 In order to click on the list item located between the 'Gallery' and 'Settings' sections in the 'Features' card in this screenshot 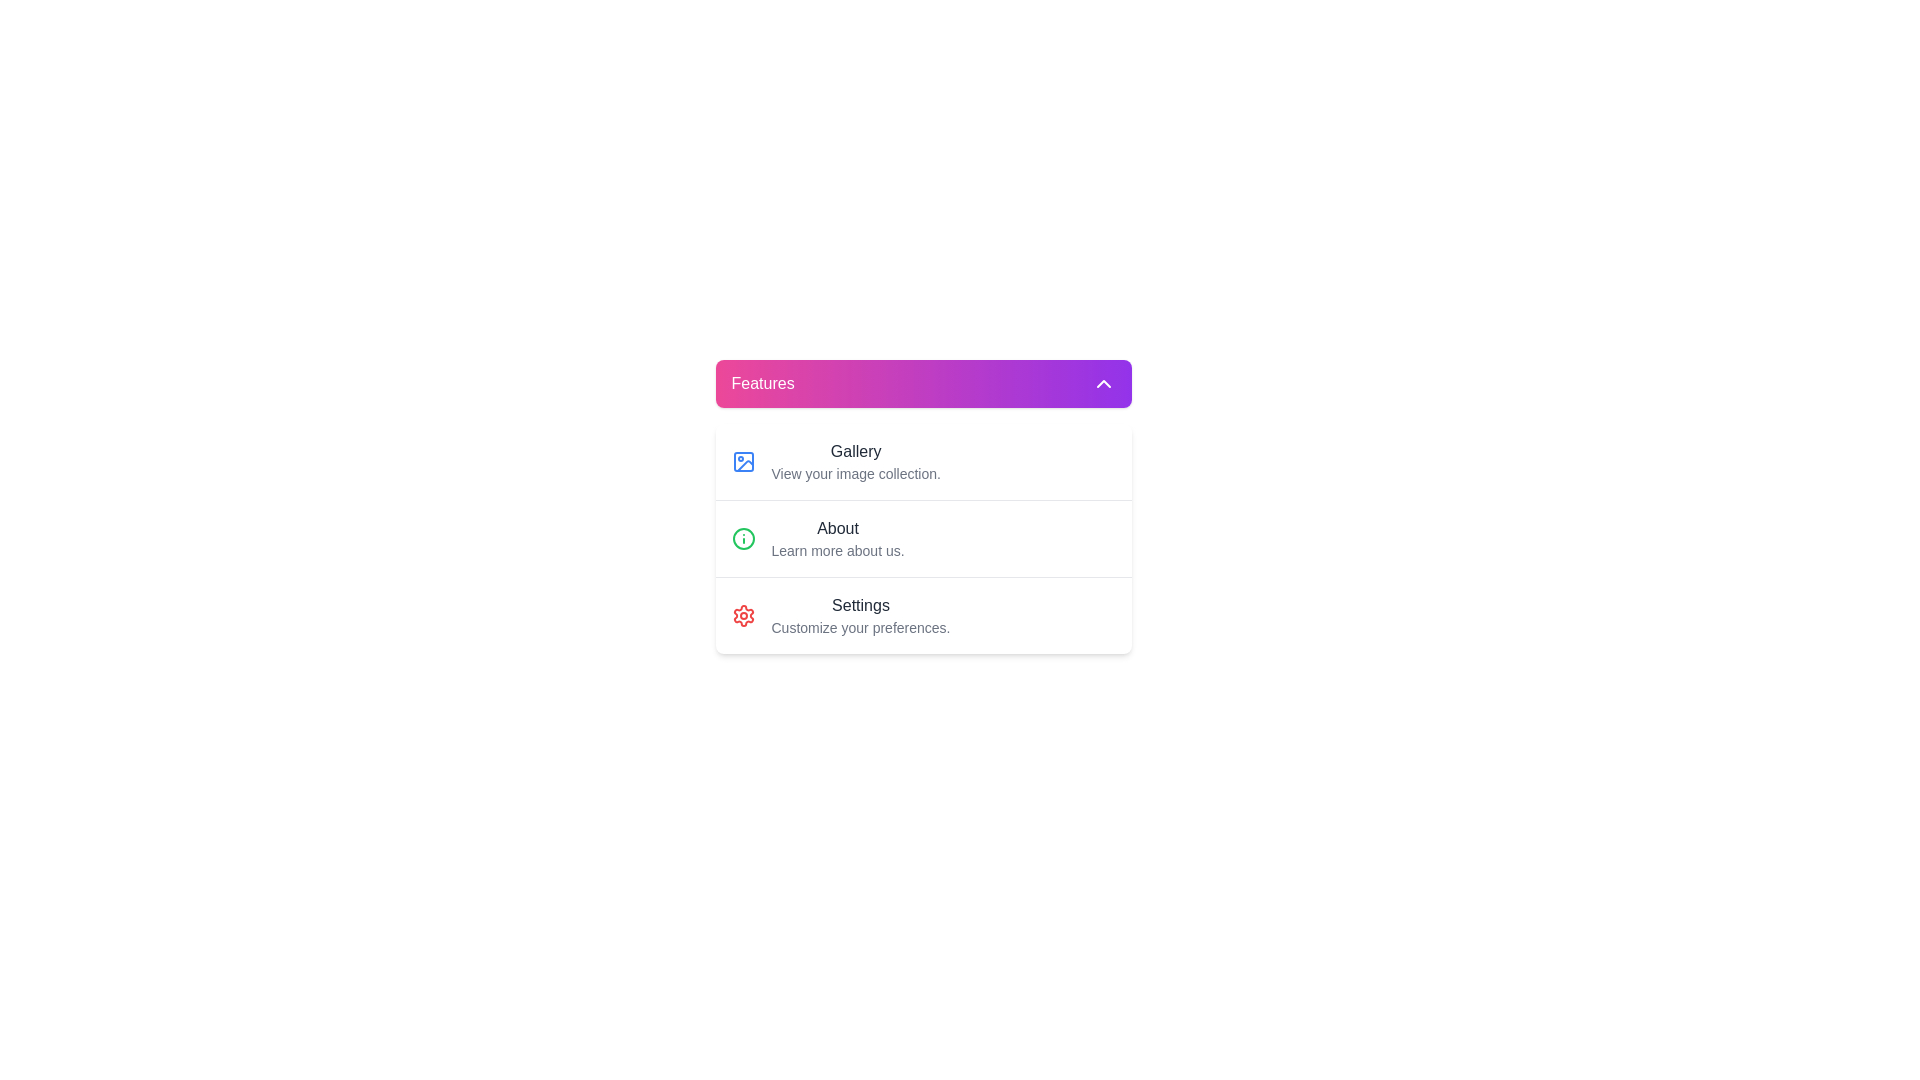, I will do `click(922, 537)`.